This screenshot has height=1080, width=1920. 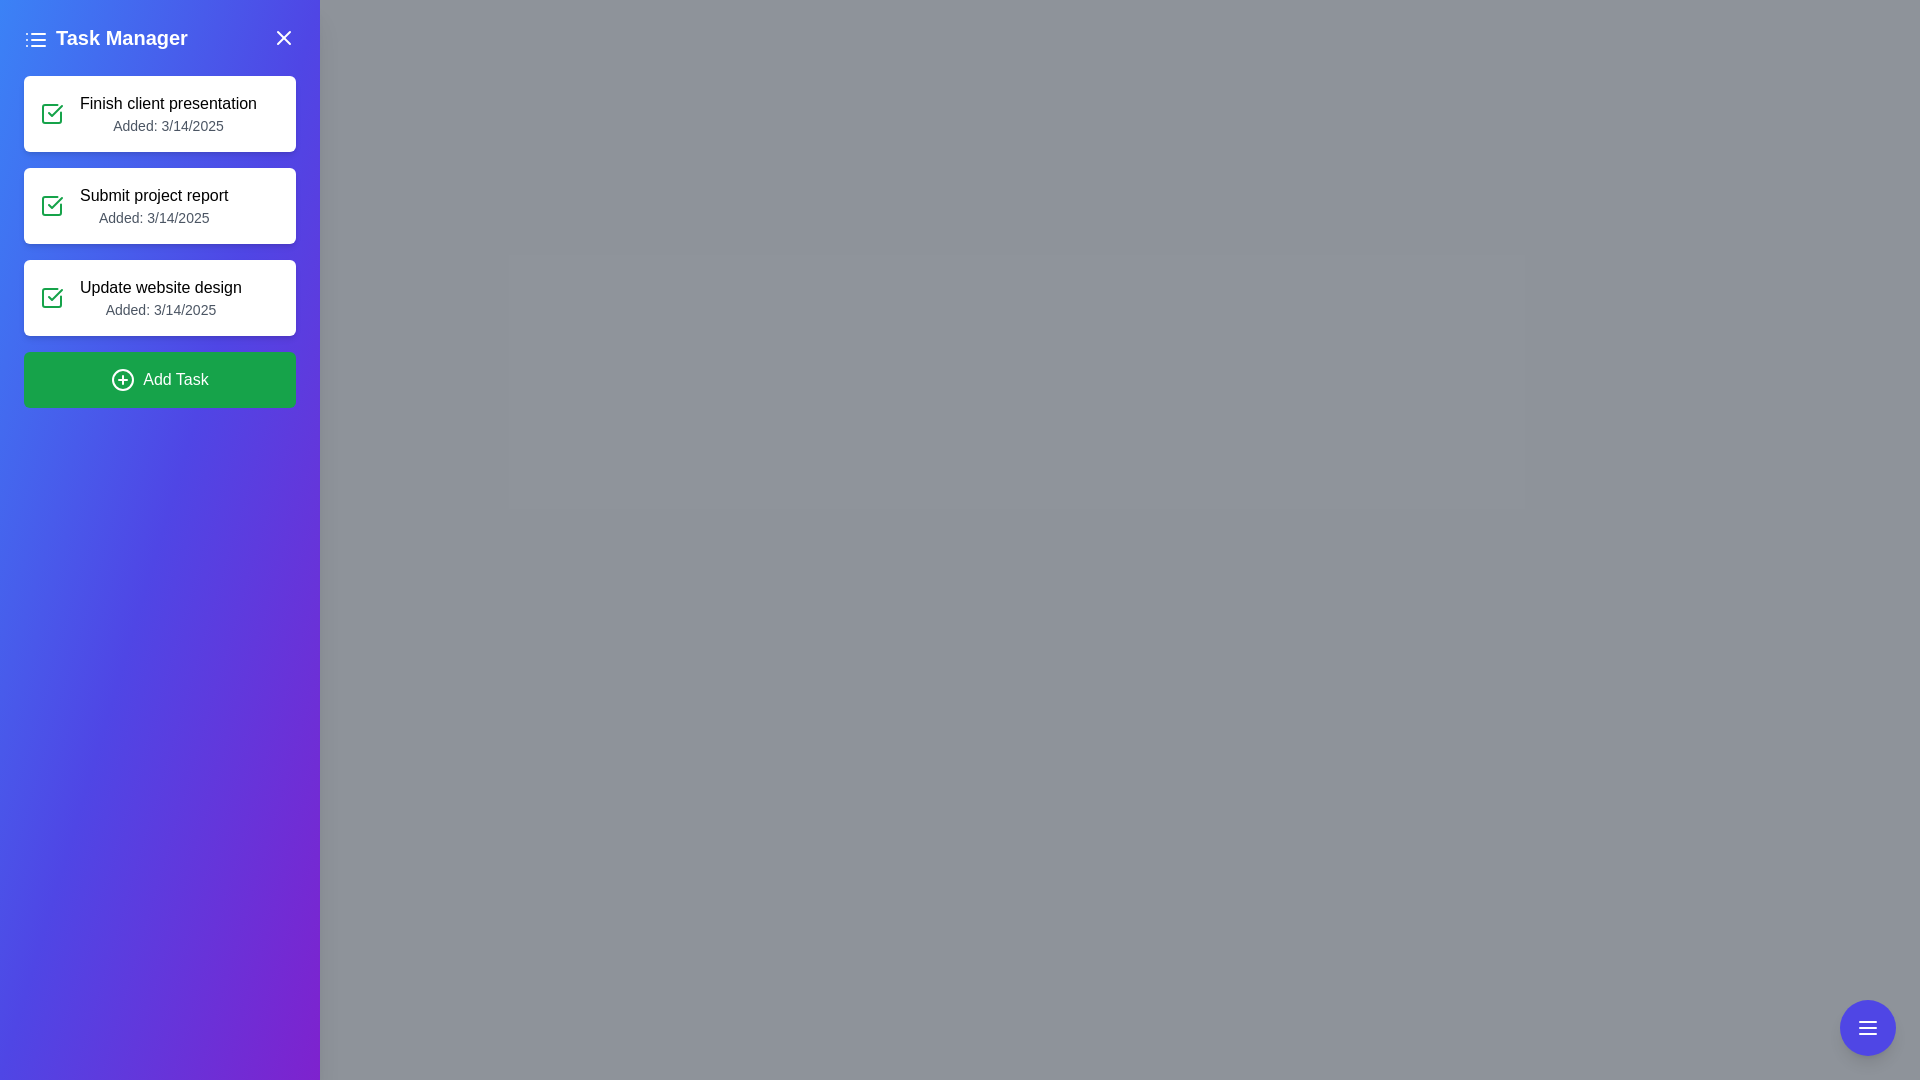 I want to click on text displayed in the third task of the vertical list, which shows 'Update website design' and 'Added: 3/14/2025', so click(x=160, y=297).